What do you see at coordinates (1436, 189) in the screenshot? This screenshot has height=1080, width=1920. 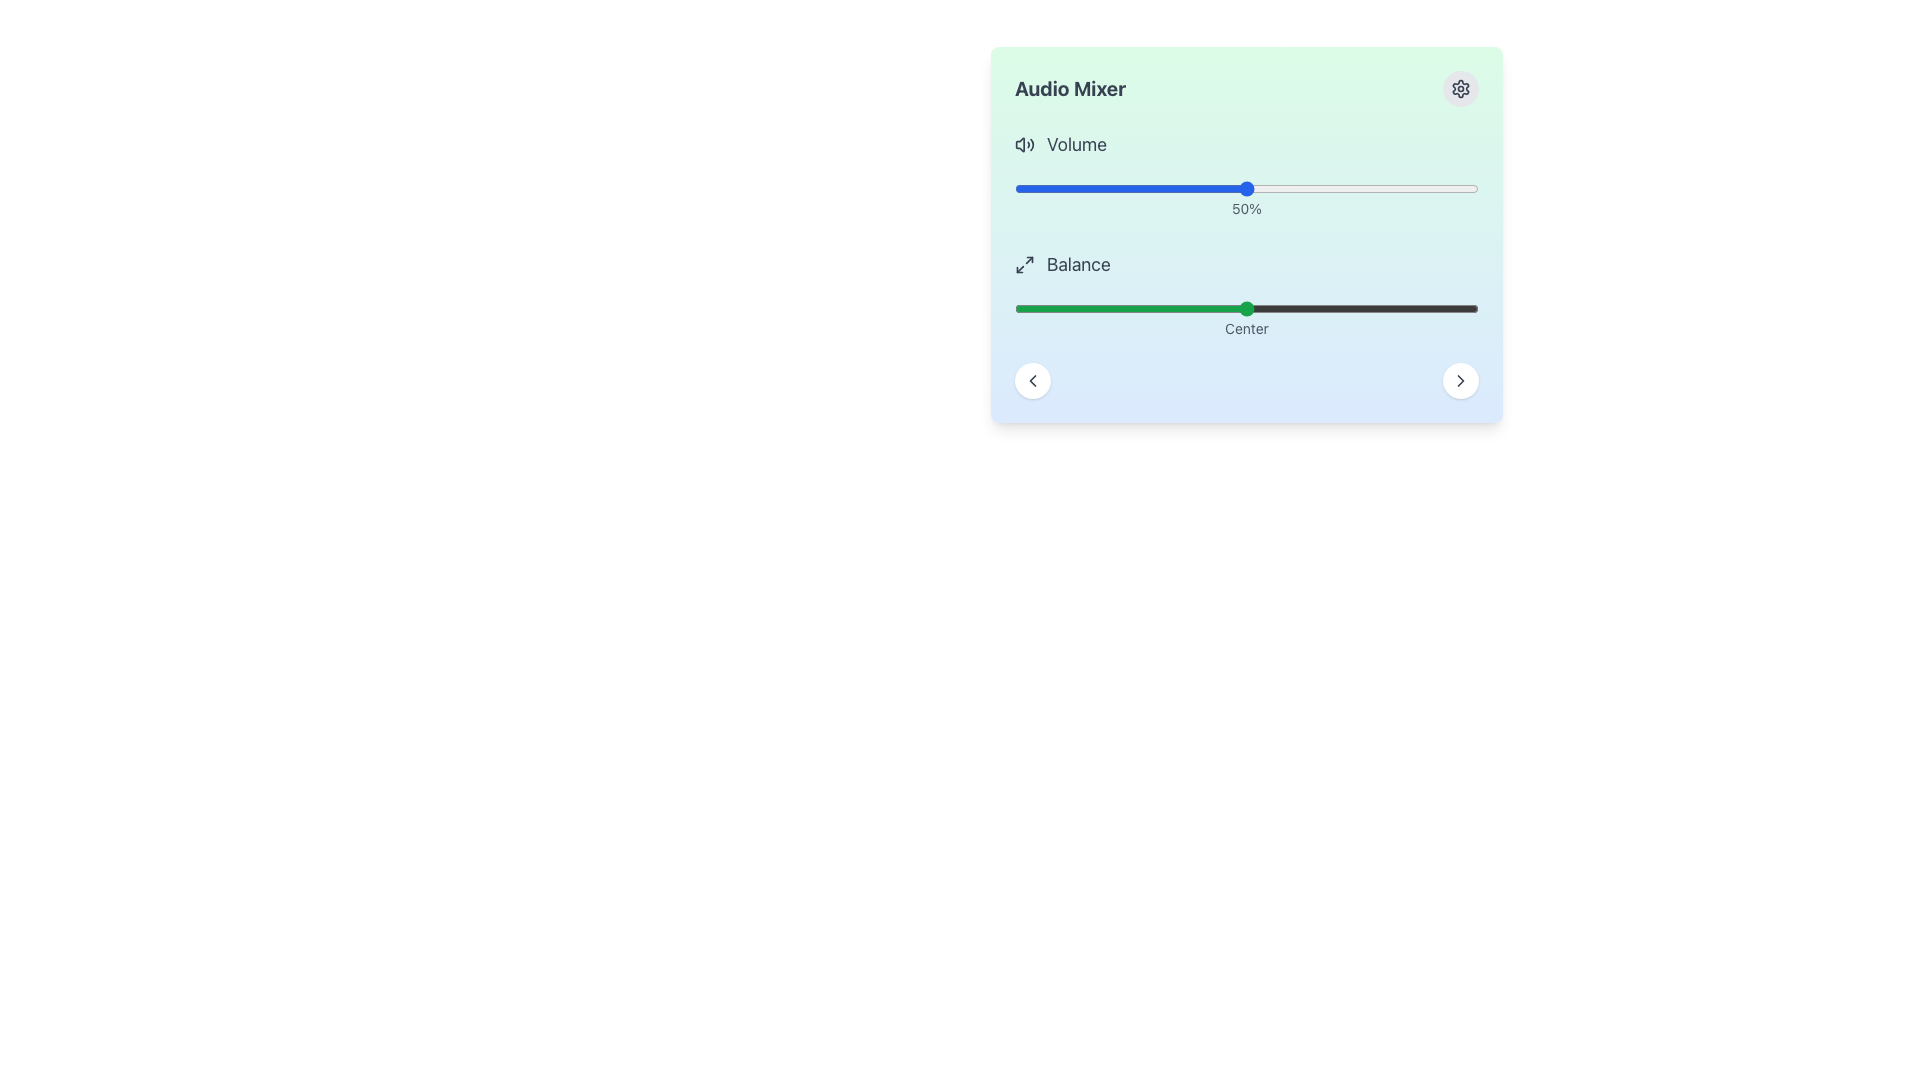 I see `the volume` at bounding box center [1436, 189].